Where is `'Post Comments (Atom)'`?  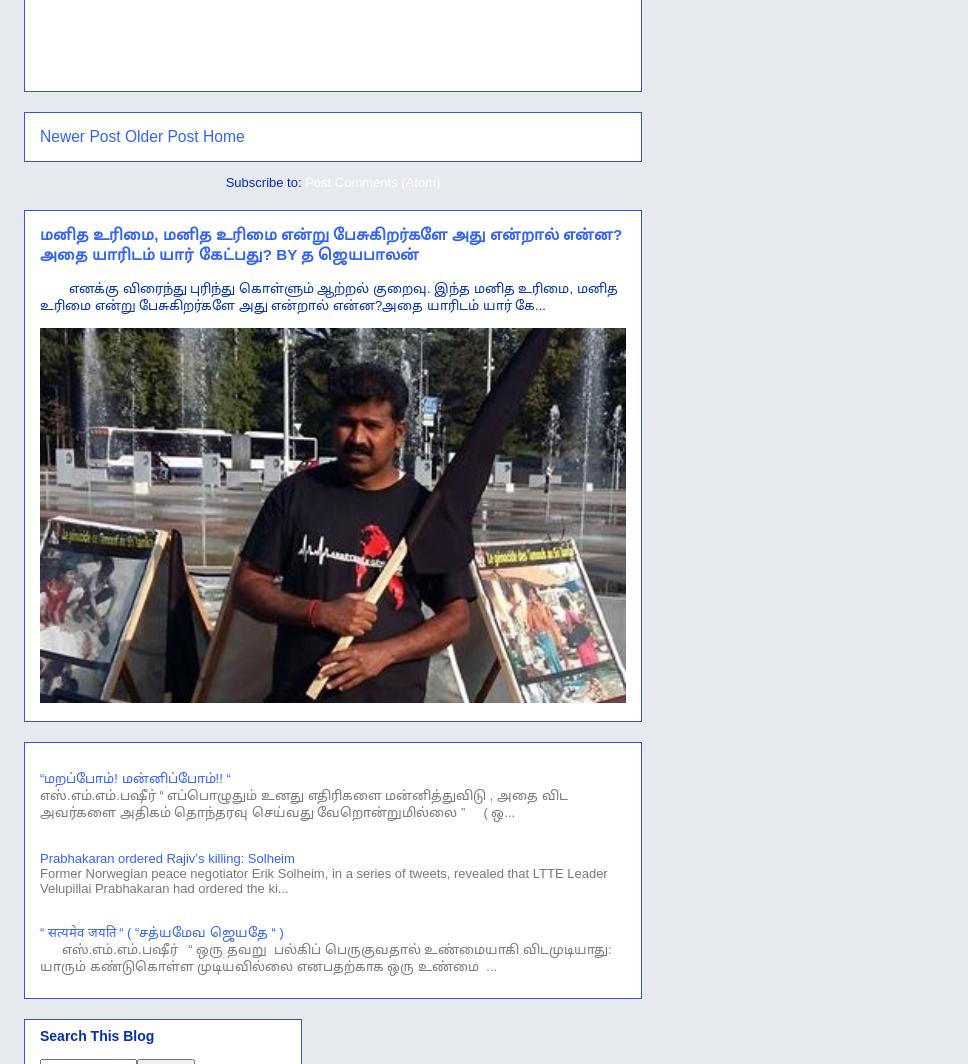
'Post Comments (Atom)' is located at coordinates (371, 181).